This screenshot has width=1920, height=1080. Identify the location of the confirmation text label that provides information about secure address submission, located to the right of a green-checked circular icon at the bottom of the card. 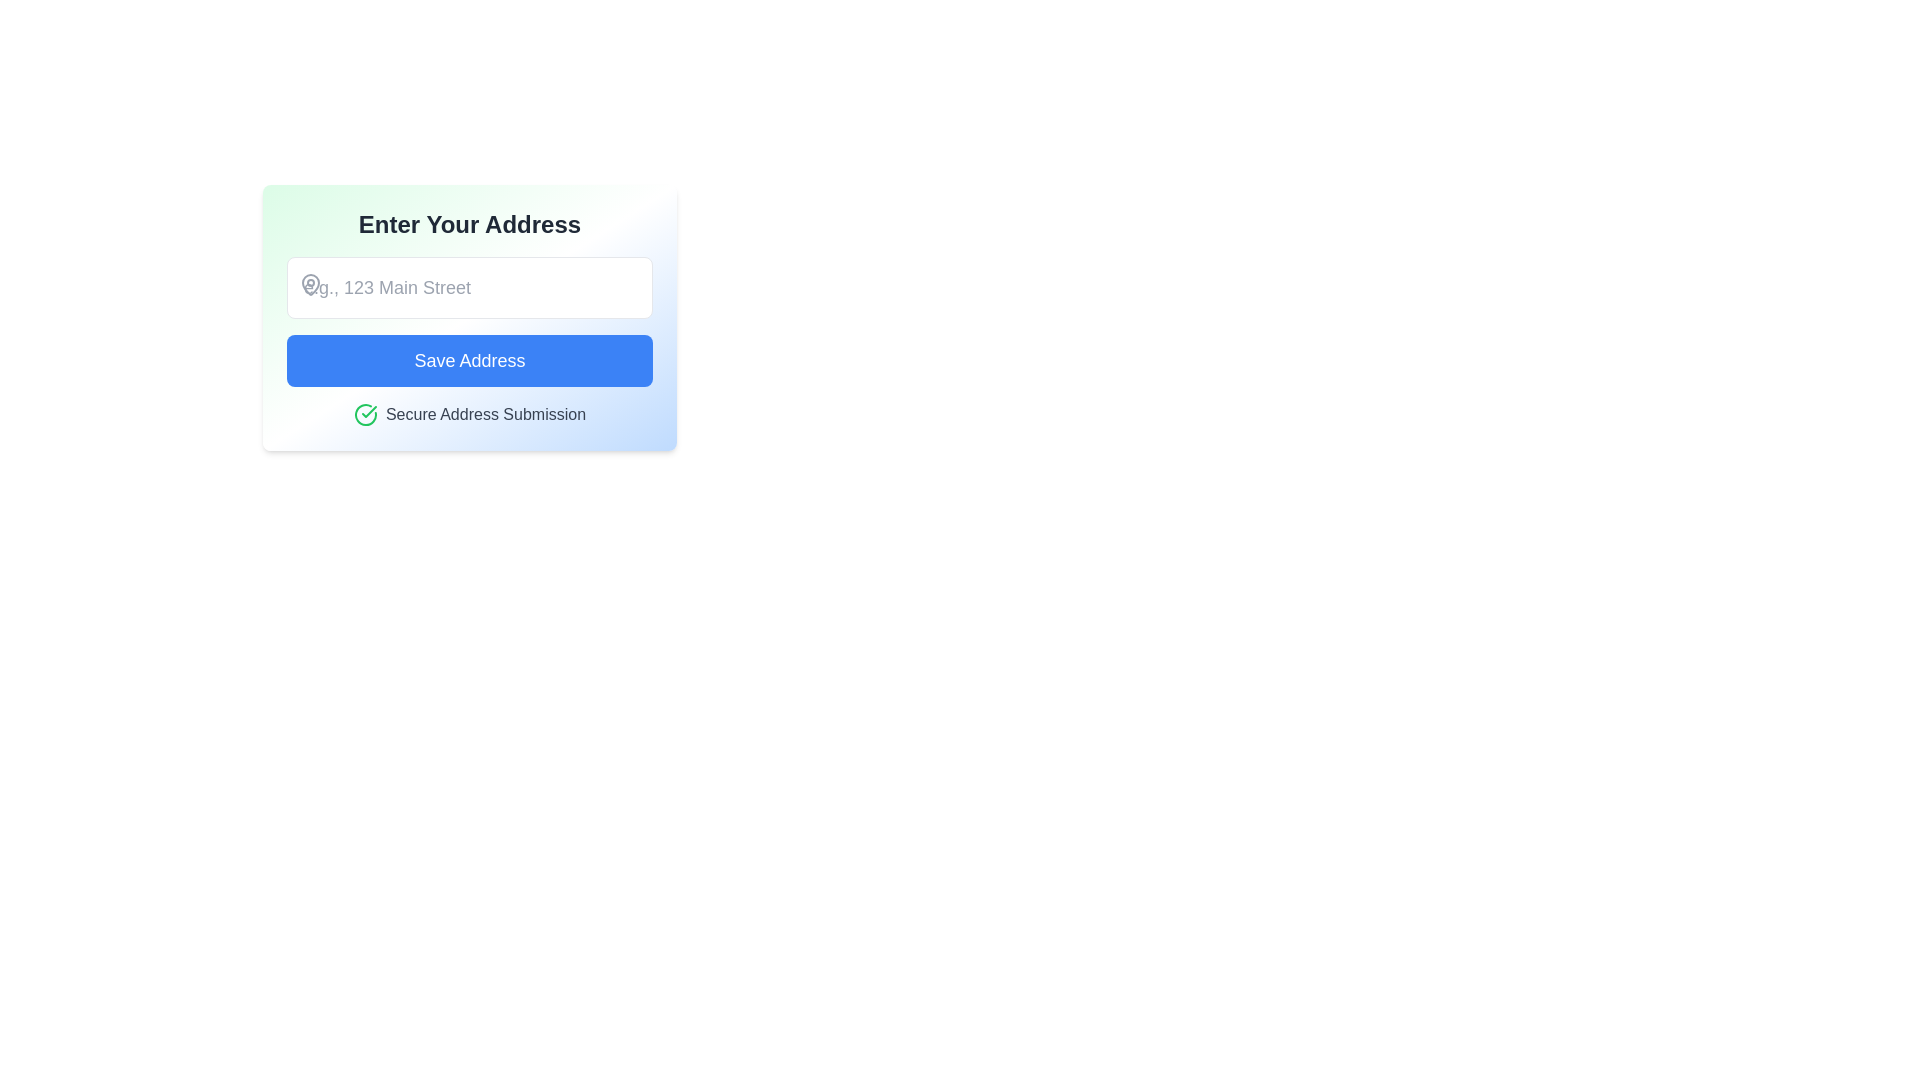
(485, 414).